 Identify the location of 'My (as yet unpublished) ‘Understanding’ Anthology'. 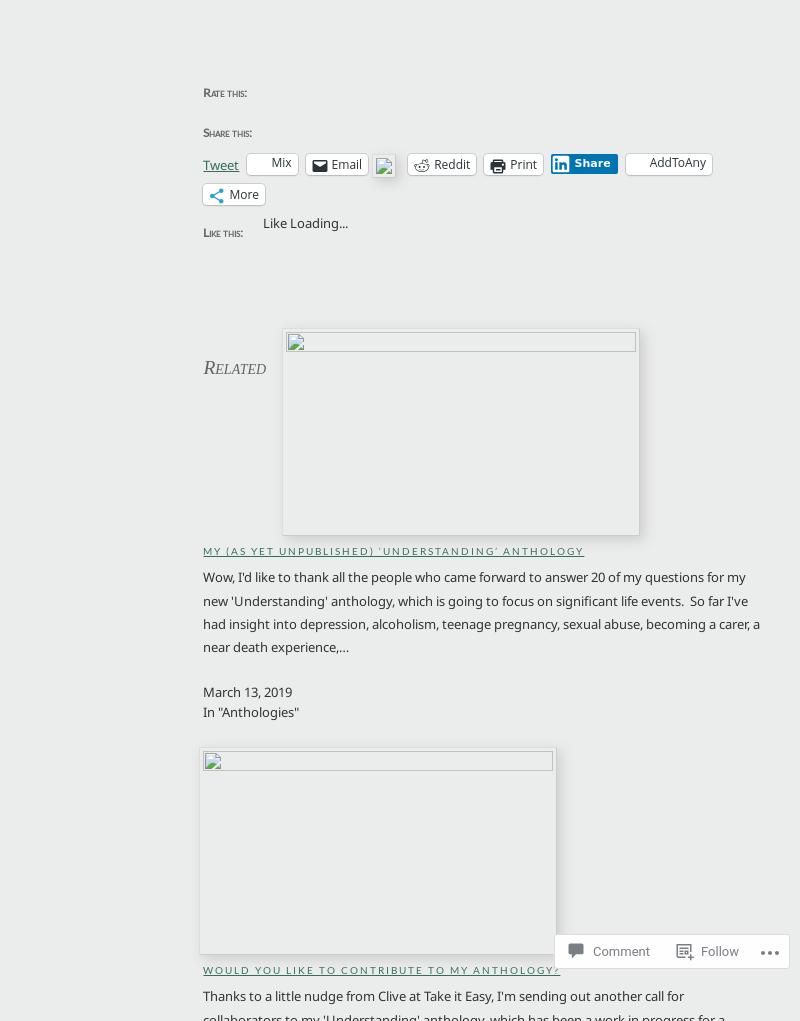
(392, 550).